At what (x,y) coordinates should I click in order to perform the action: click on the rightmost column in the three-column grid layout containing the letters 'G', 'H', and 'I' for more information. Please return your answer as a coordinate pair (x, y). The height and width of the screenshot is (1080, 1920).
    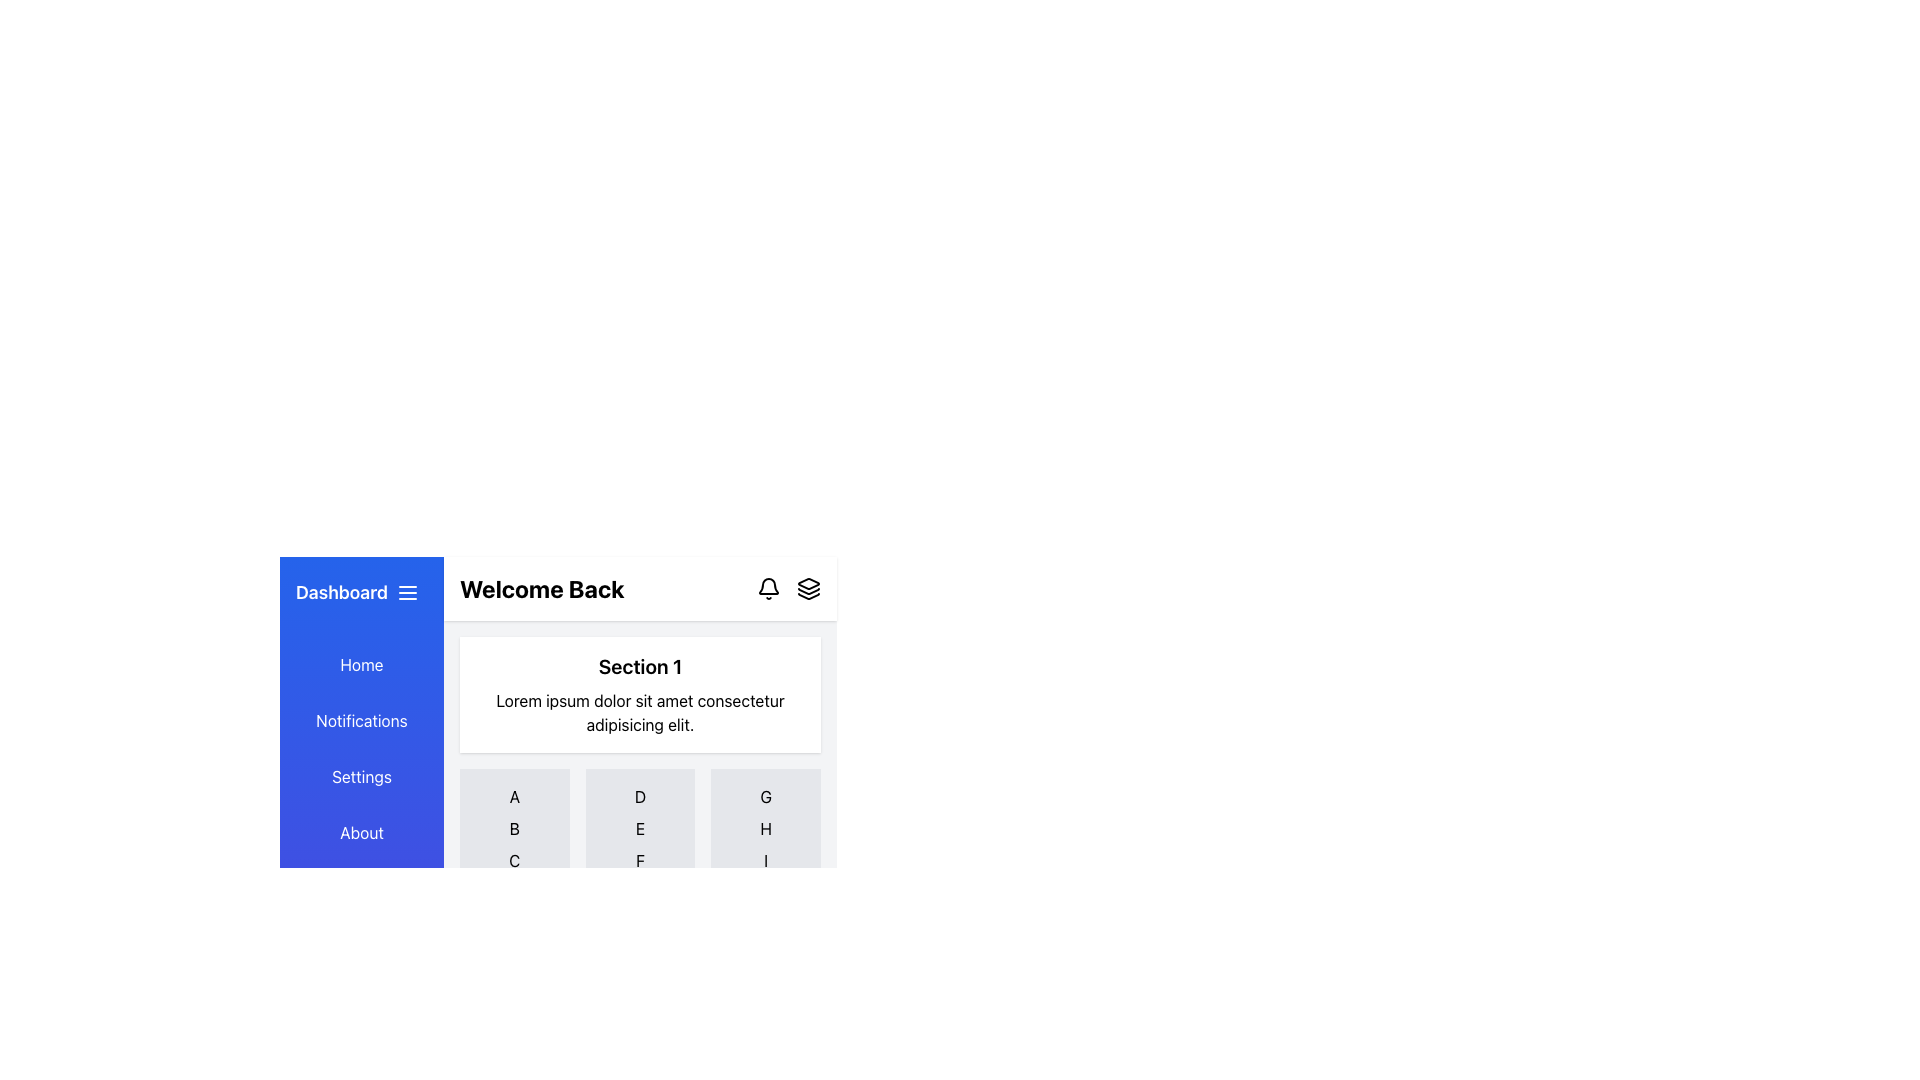
    Looking at the image, I should click on (765, 833).